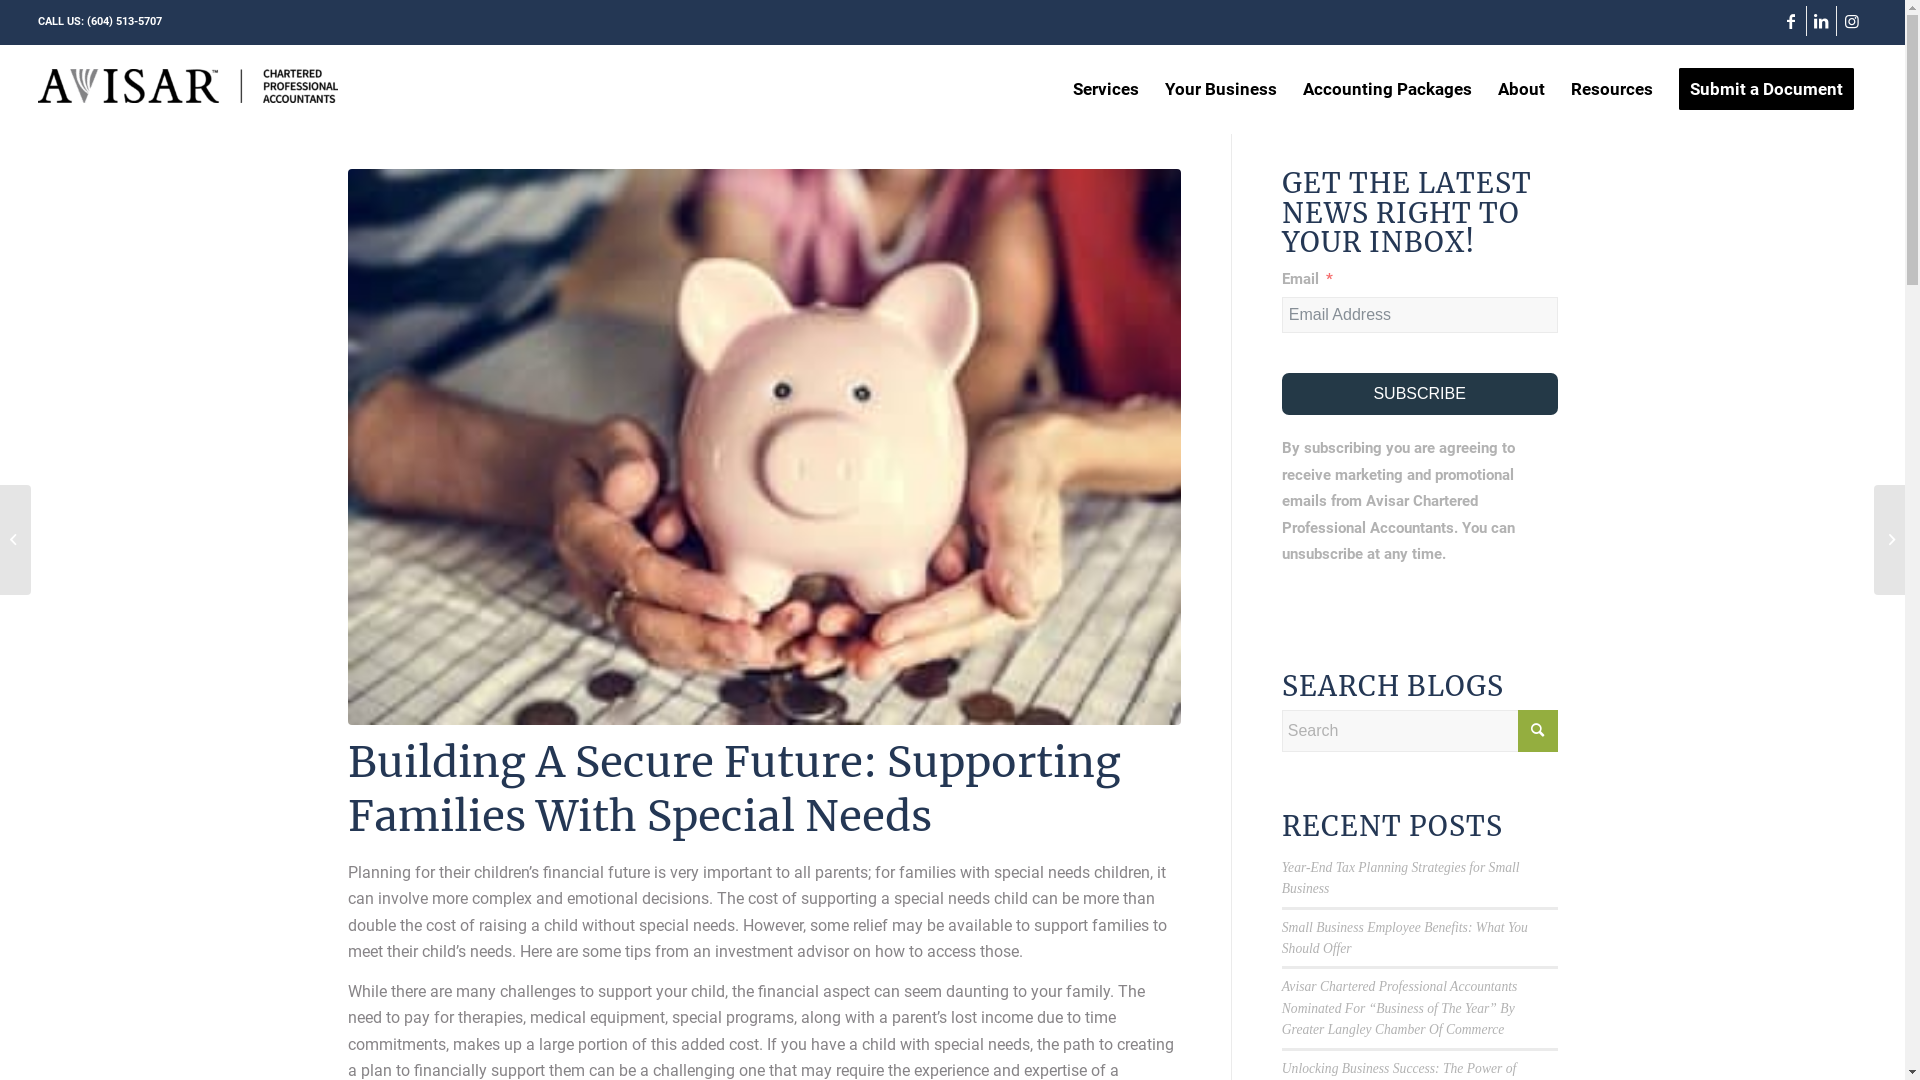 Image resolution: width=1920 pixels, height=1080 pixels. Describe the element at coordinates (1219, 87) in the screenshot. I see `'Your Business'` at that location.